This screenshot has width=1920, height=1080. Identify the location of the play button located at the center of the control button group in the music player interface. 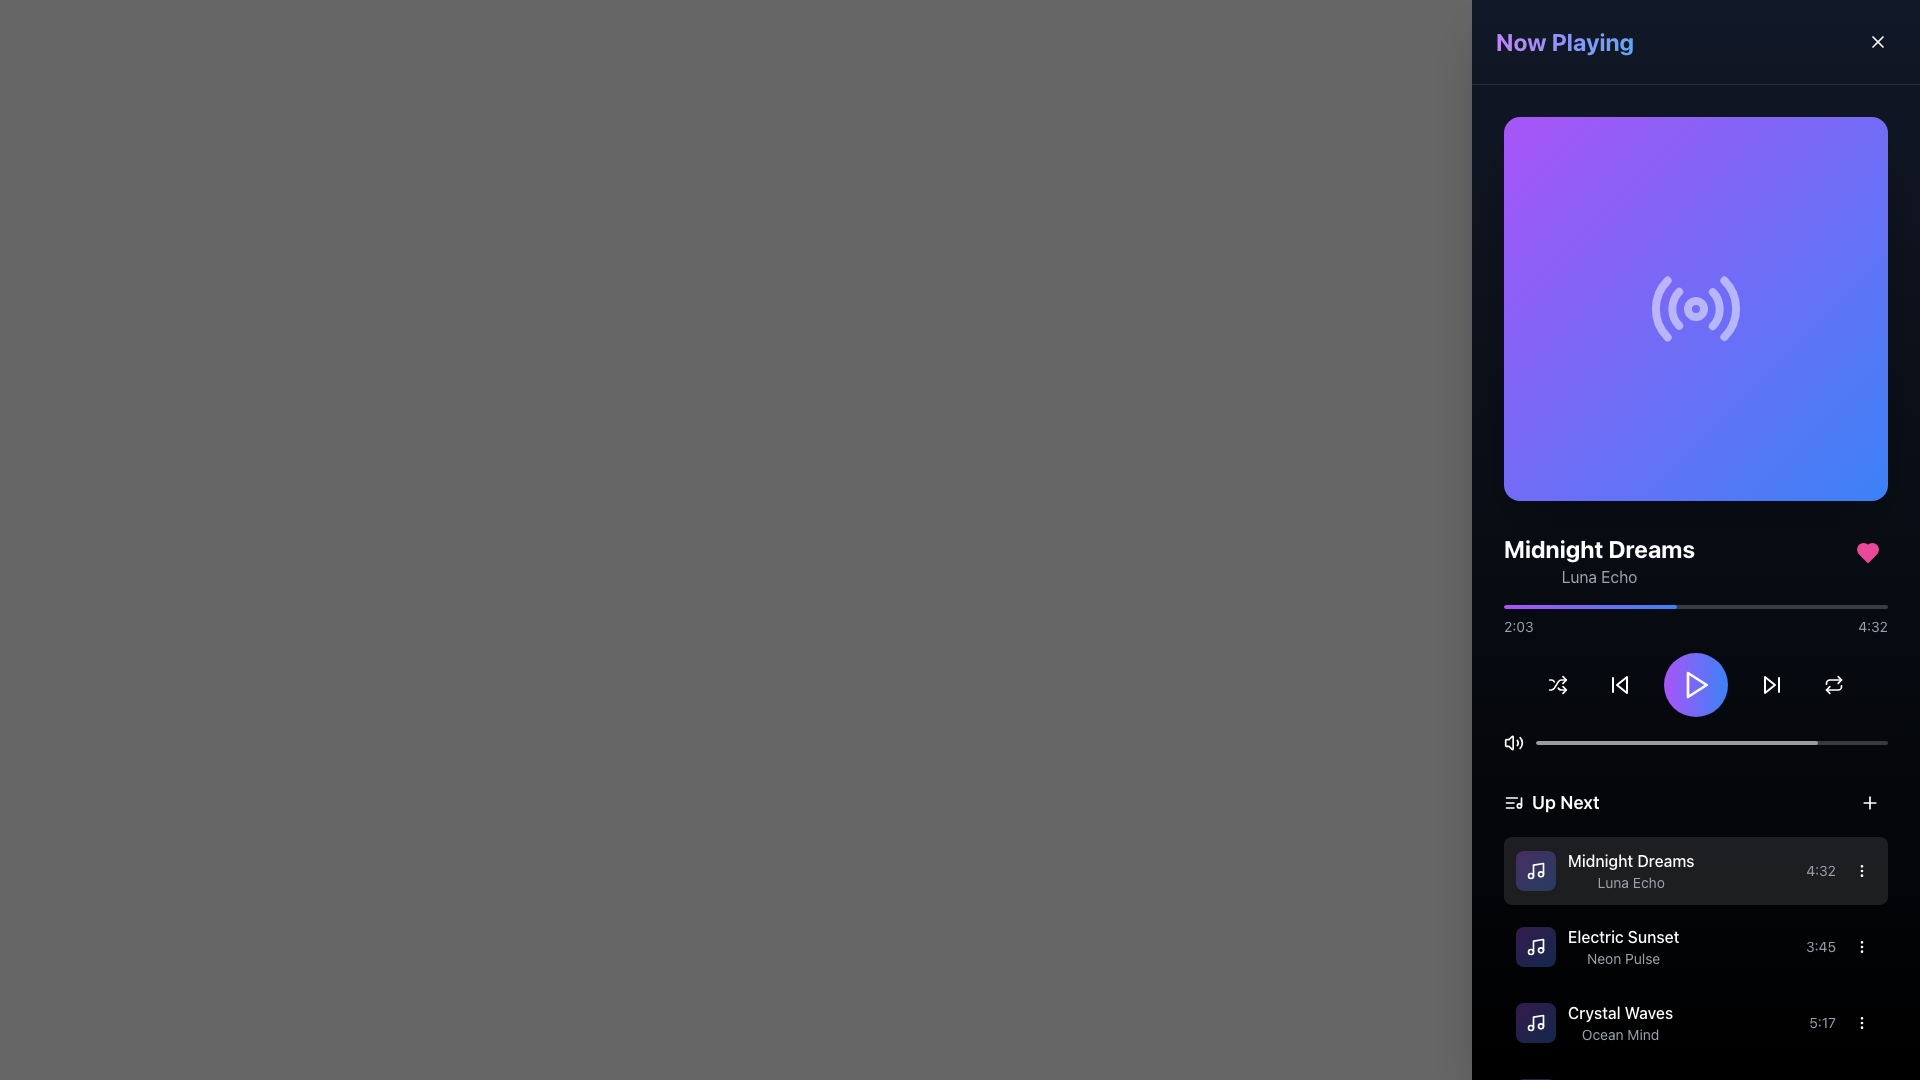
(1694, 684).